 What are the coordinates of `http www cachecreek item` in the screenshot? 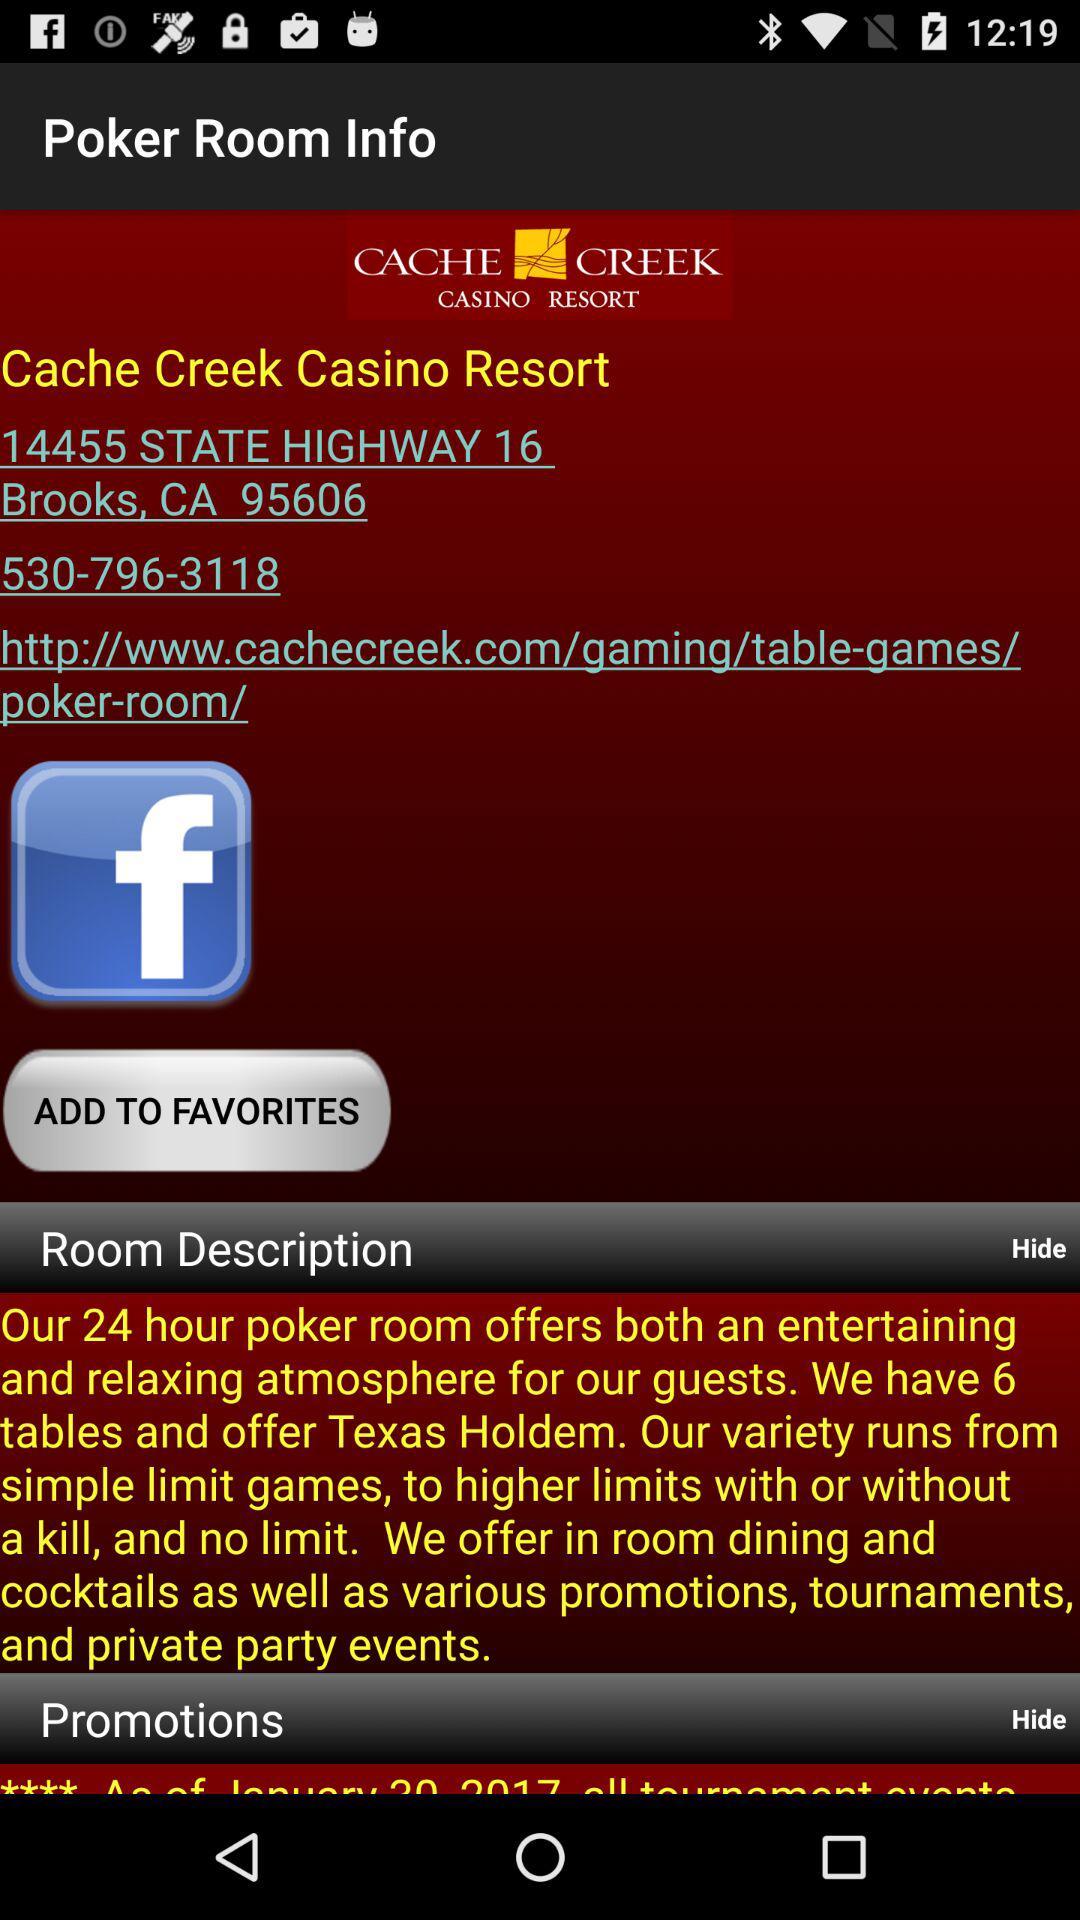 It's located at (540, 666).